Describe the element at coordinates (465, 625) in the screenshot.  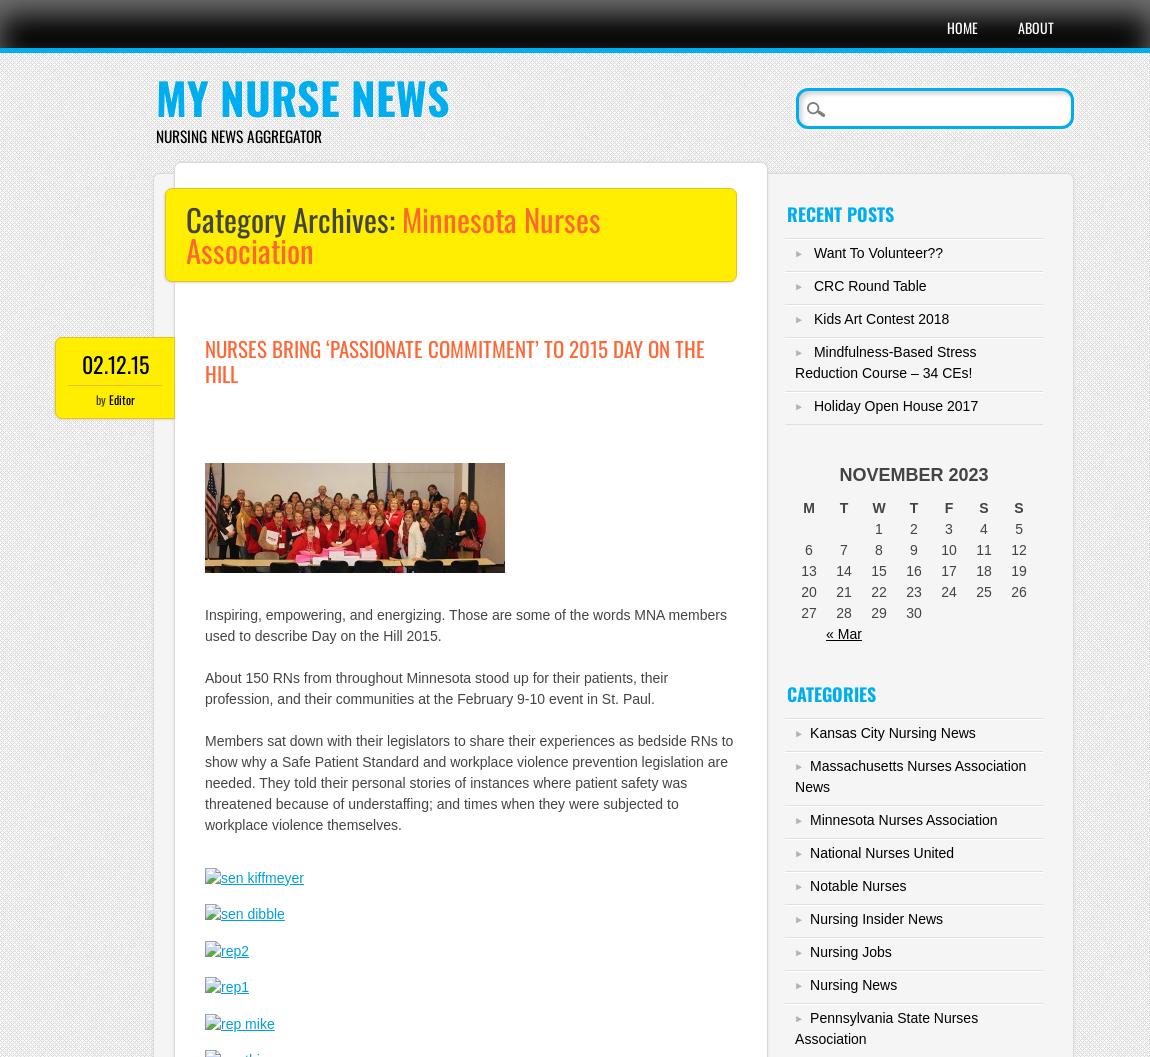
I see `'Inspiring, empowering, and energizing. Those are some of the words MNA members used to describe Day on the Hill 2015.'` at that location.